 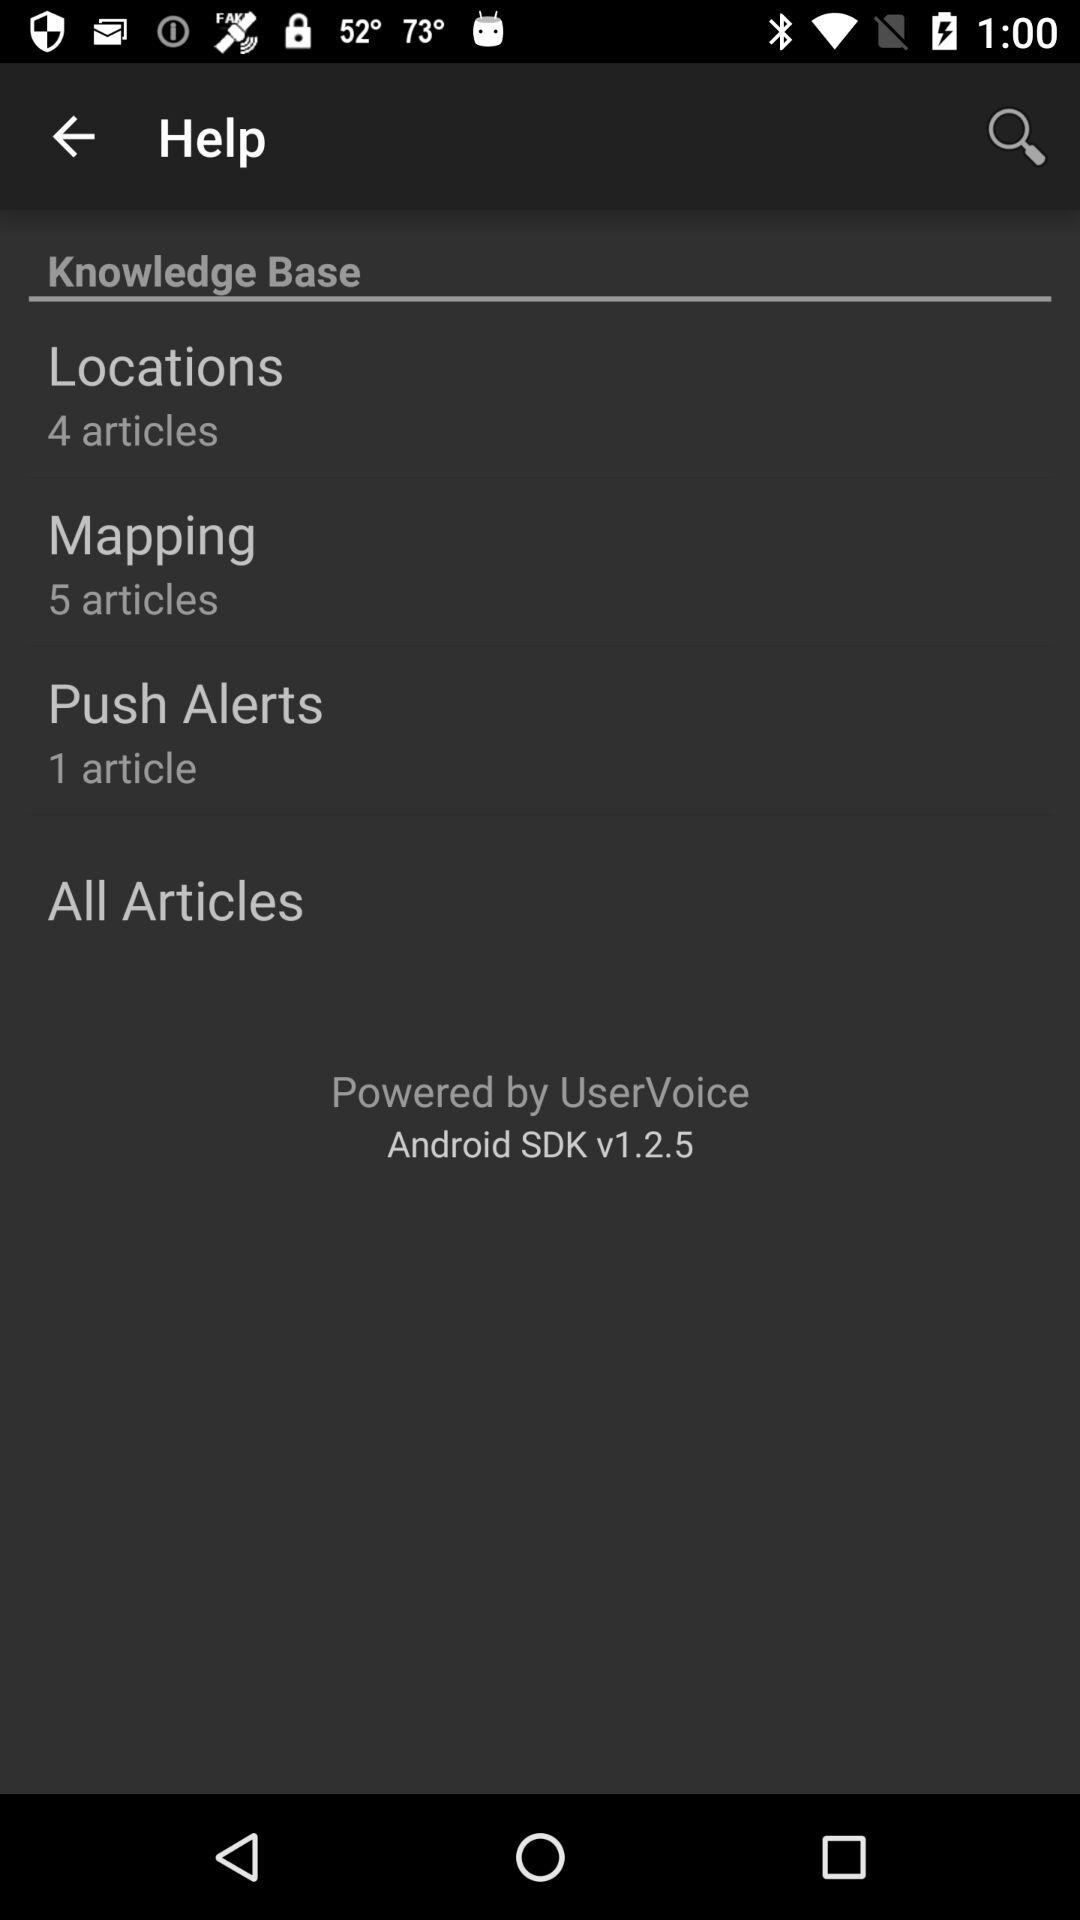 What do you see at coordinates (185, 701) in the screenshot?
I see `the push alerts icon` at bounding box center [185, 701].